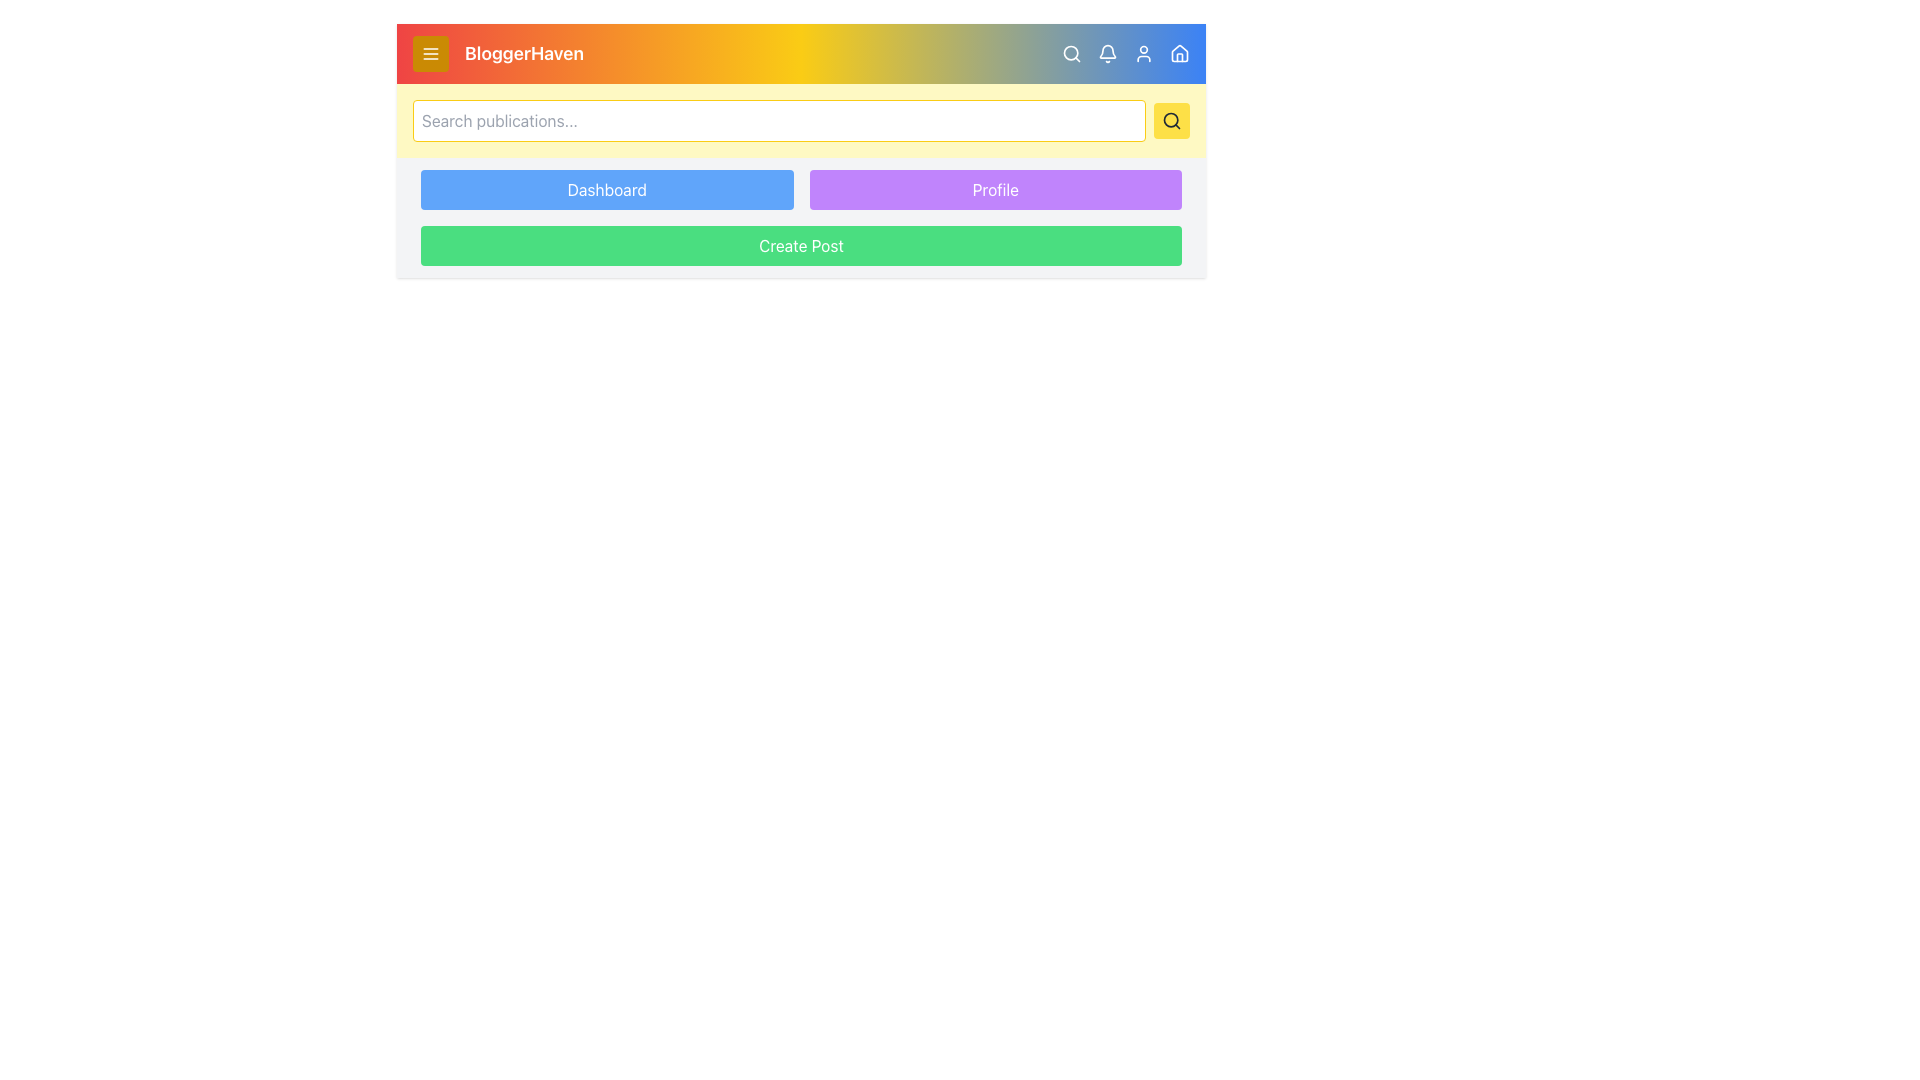 The height and width of the screenshot is (1080, 1920). I want to click on the 'Profile' button, which is a rectangular button with a purple background and white text, located to the right of the 'Dashboard' button in the main navigation section, so click(995, 189).